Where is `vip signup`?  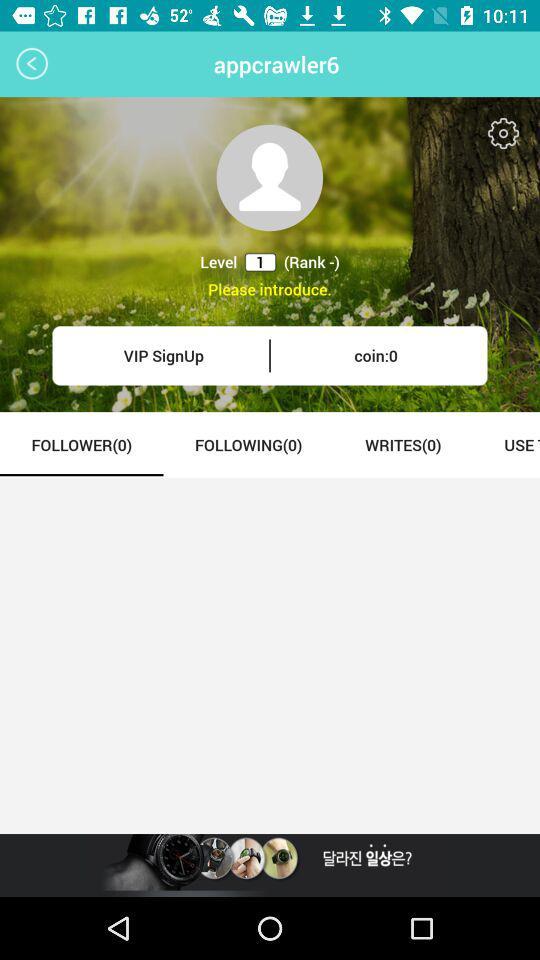
vip signup is located at coordinates (162, 355).